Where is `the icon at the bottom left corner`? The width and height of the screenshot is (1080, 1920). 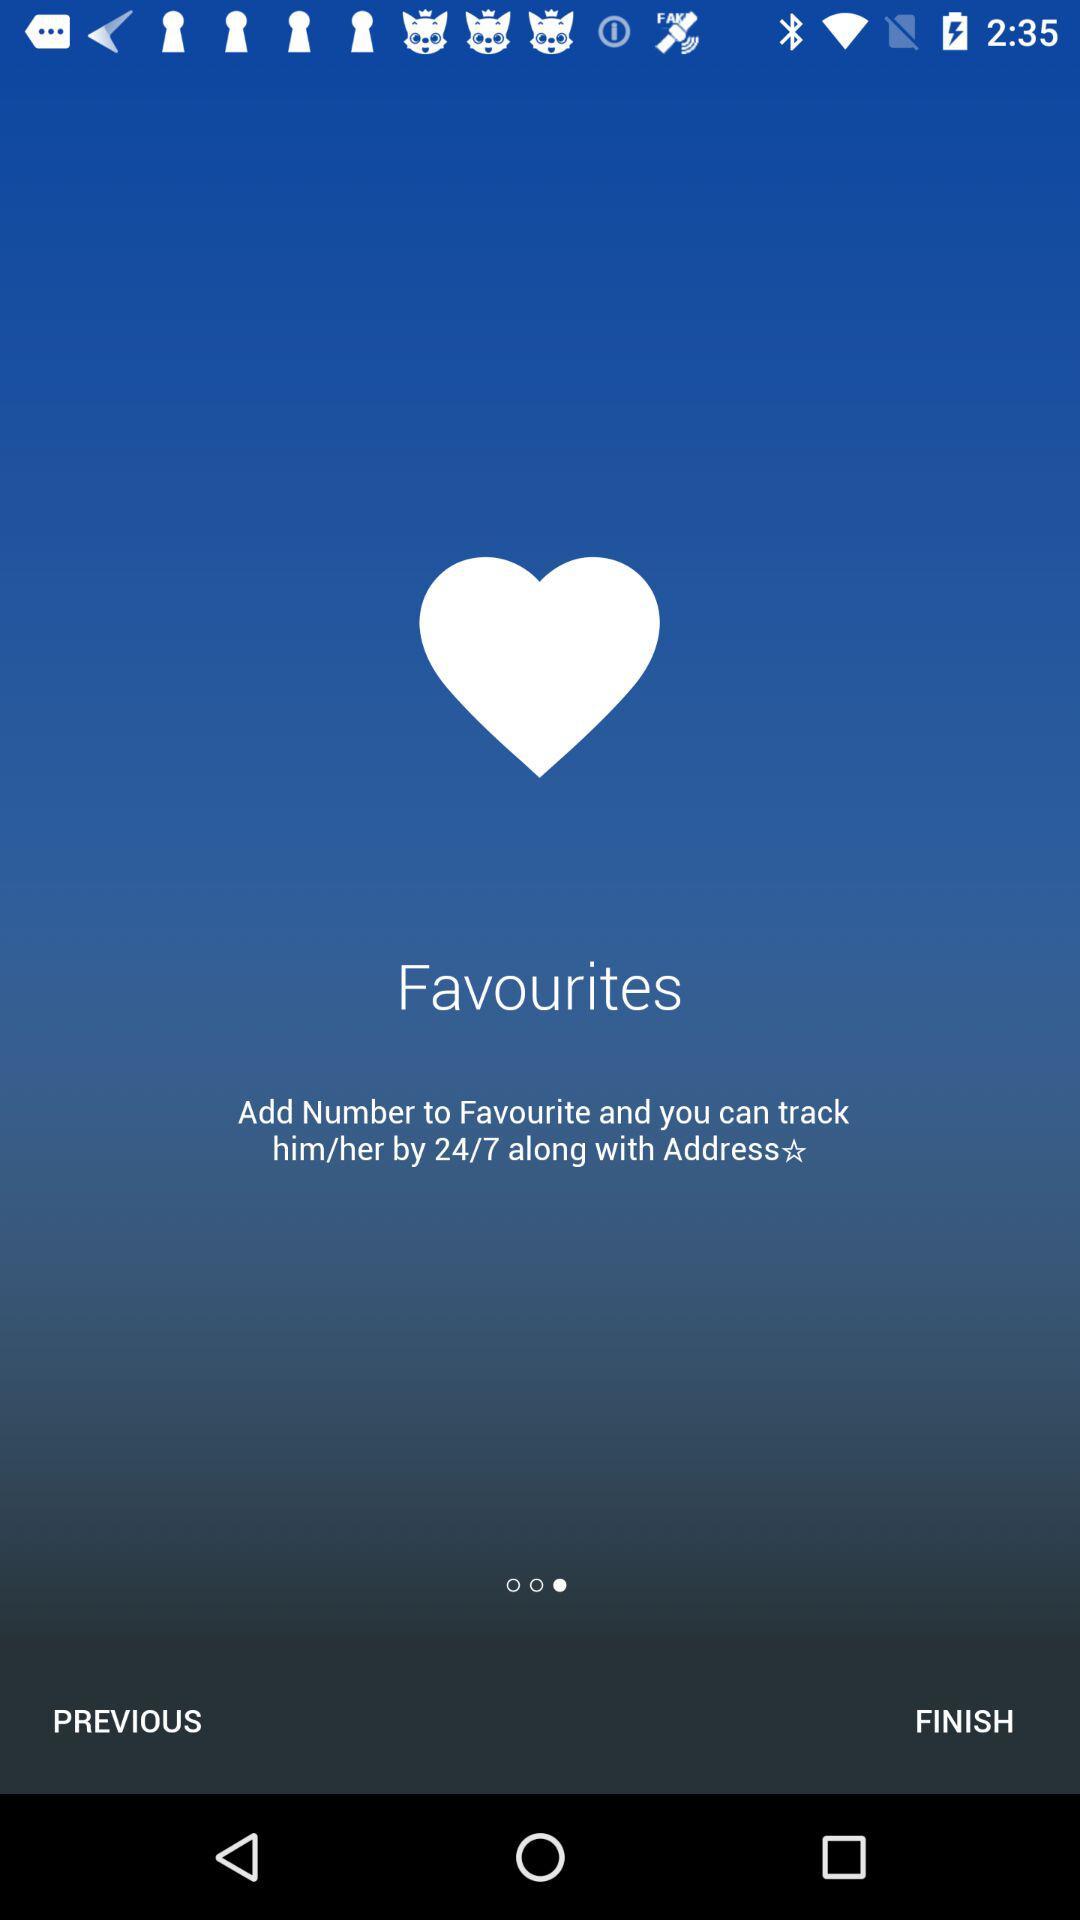
the icon at the bottom left corner is located at coordinates (127, 1719).